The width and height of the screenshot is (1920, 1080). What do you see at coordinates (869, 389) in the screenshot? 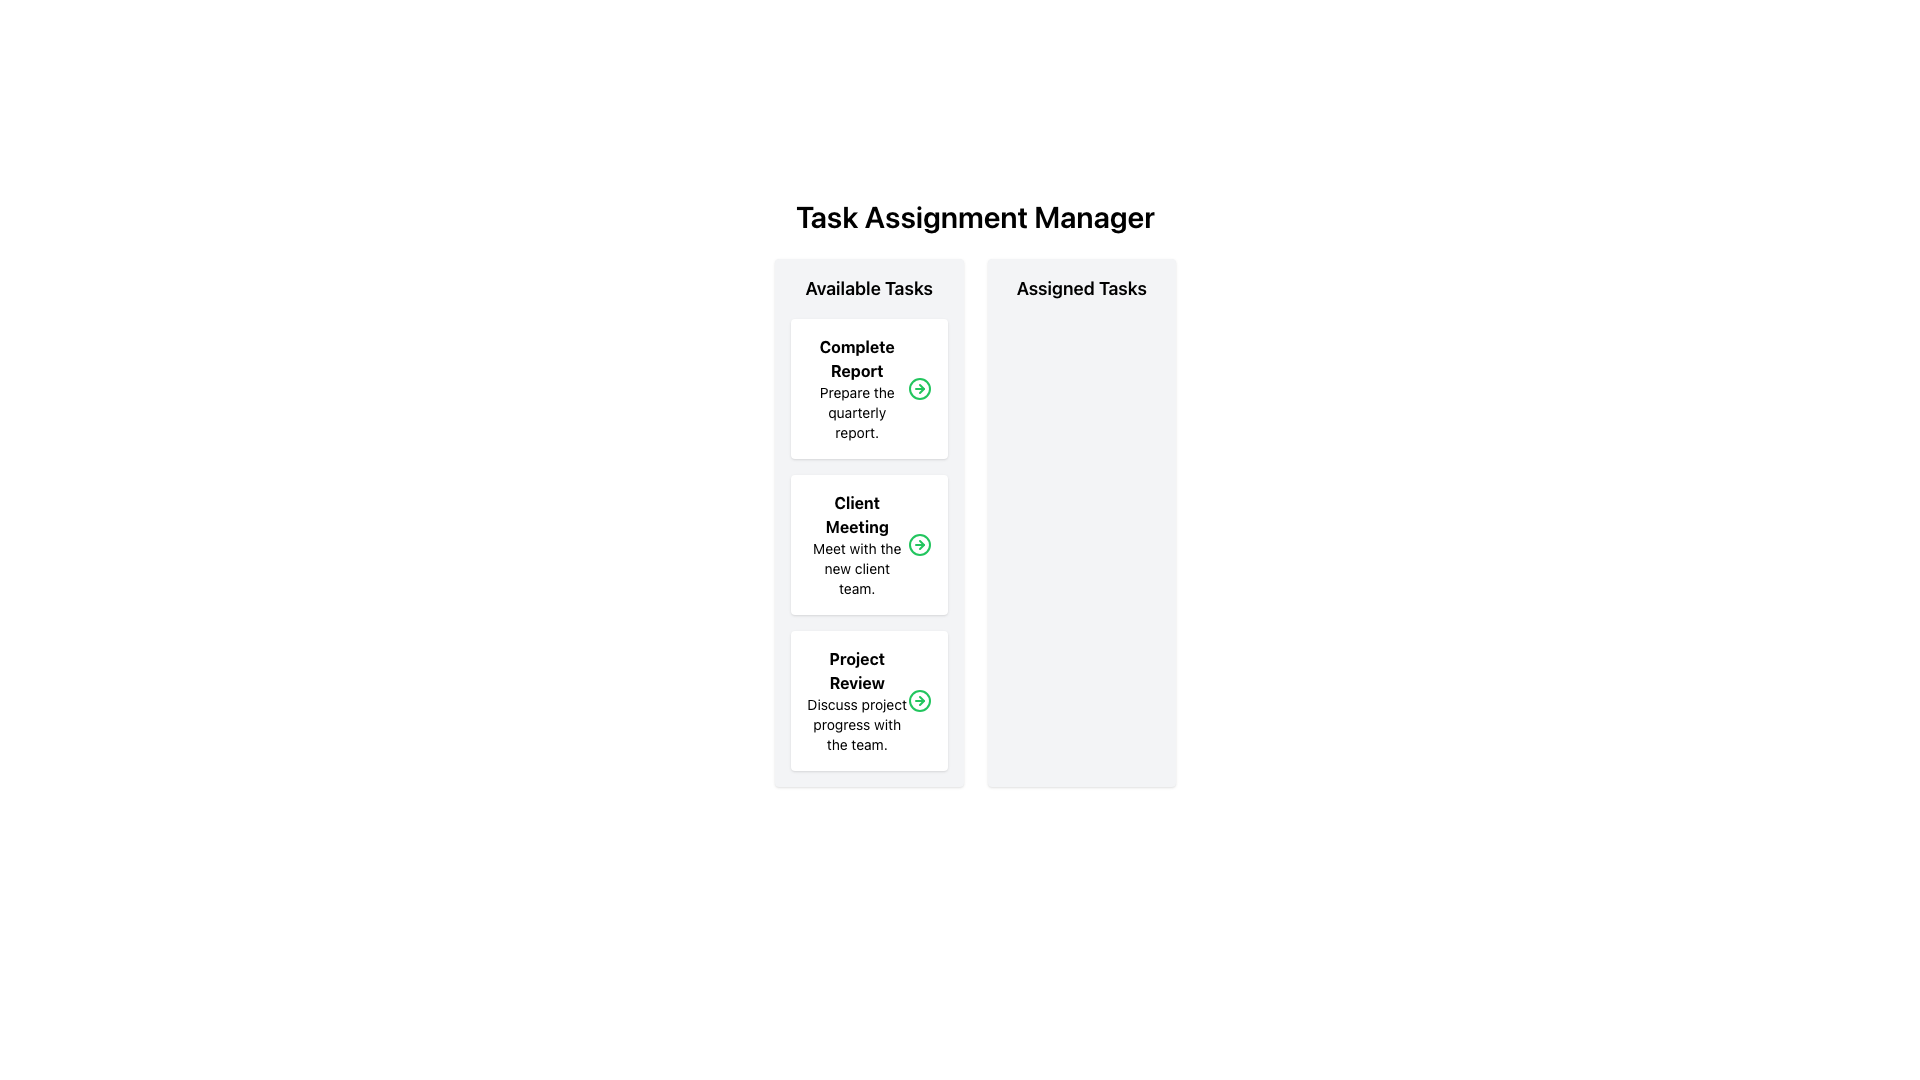
I see `the 'Complete Report' task card from the 'Available Tasks' section` at bounding box center [869, 389].